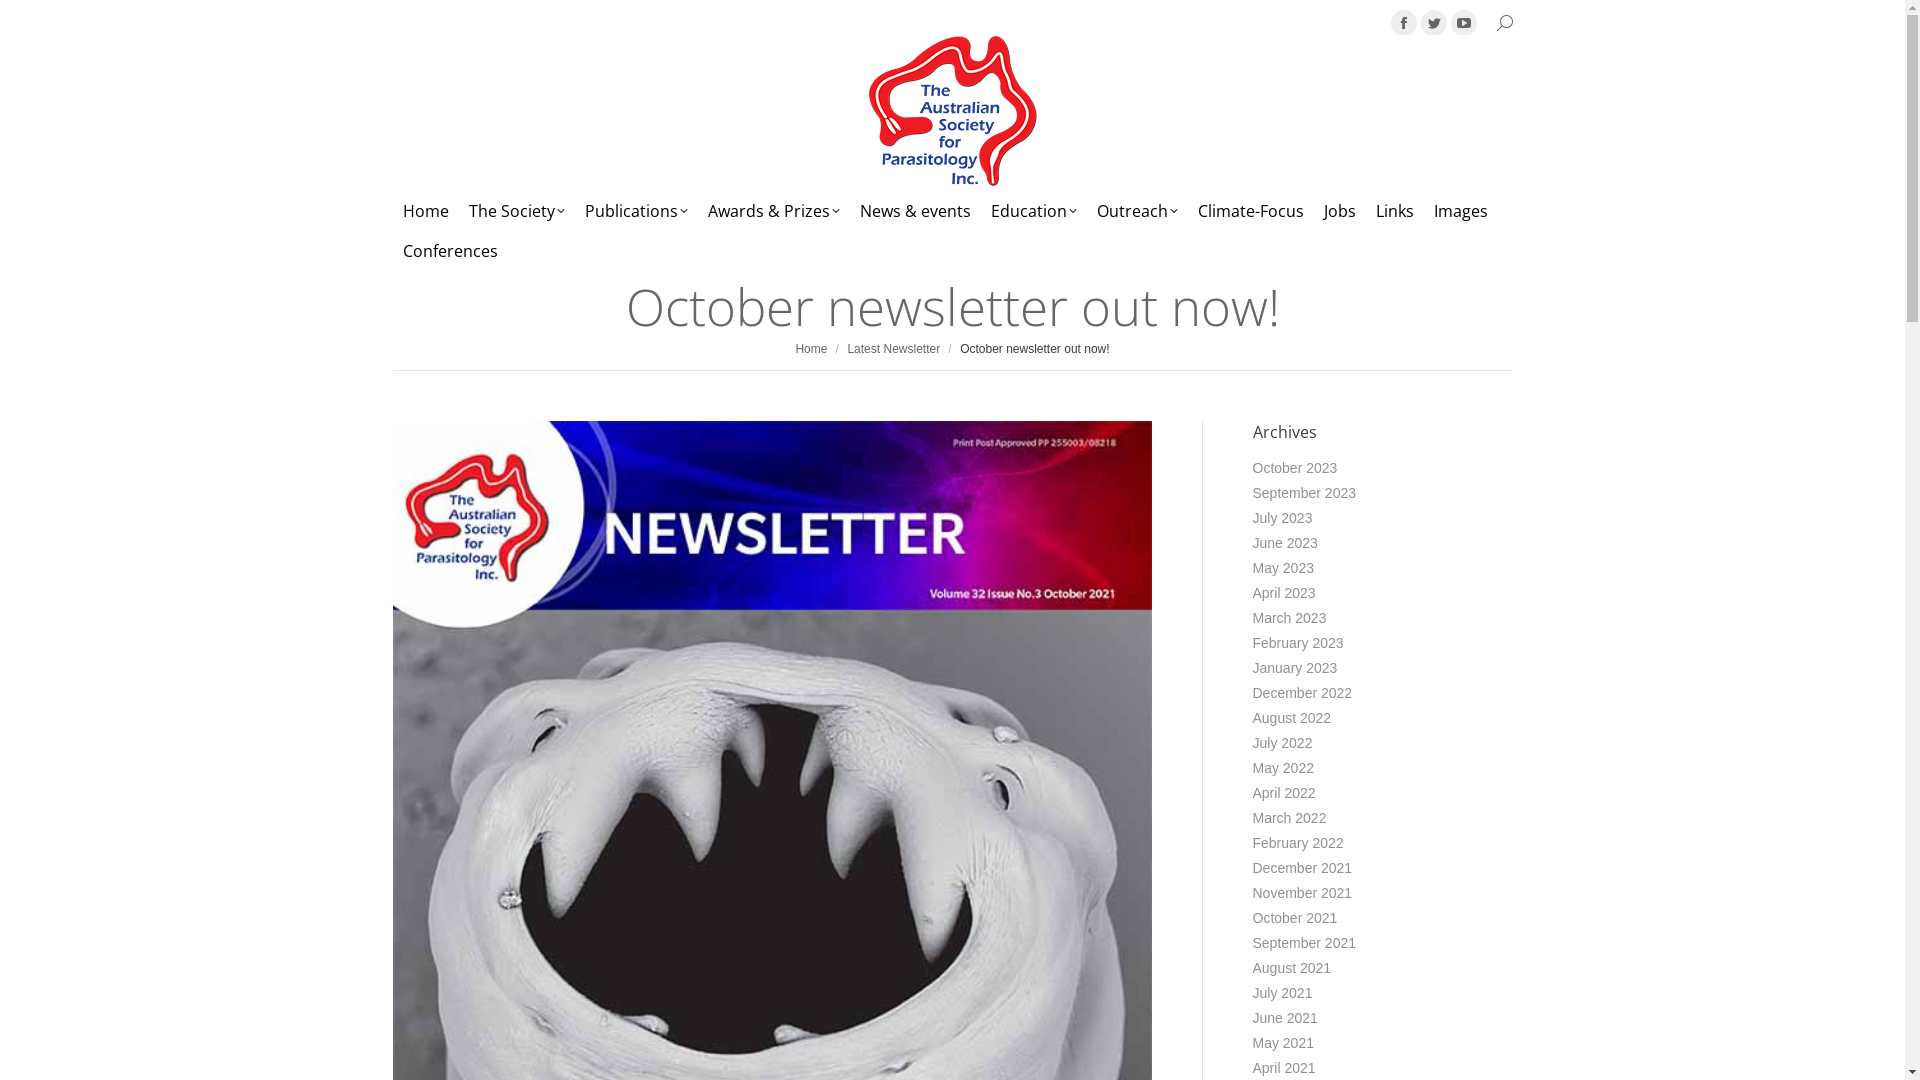 This screenshot has width=1920, height=1080. What do you see at coordinates (1294, 667) in the screenshot?
I see `'January 2023'` at bounding box center [1294, 667].